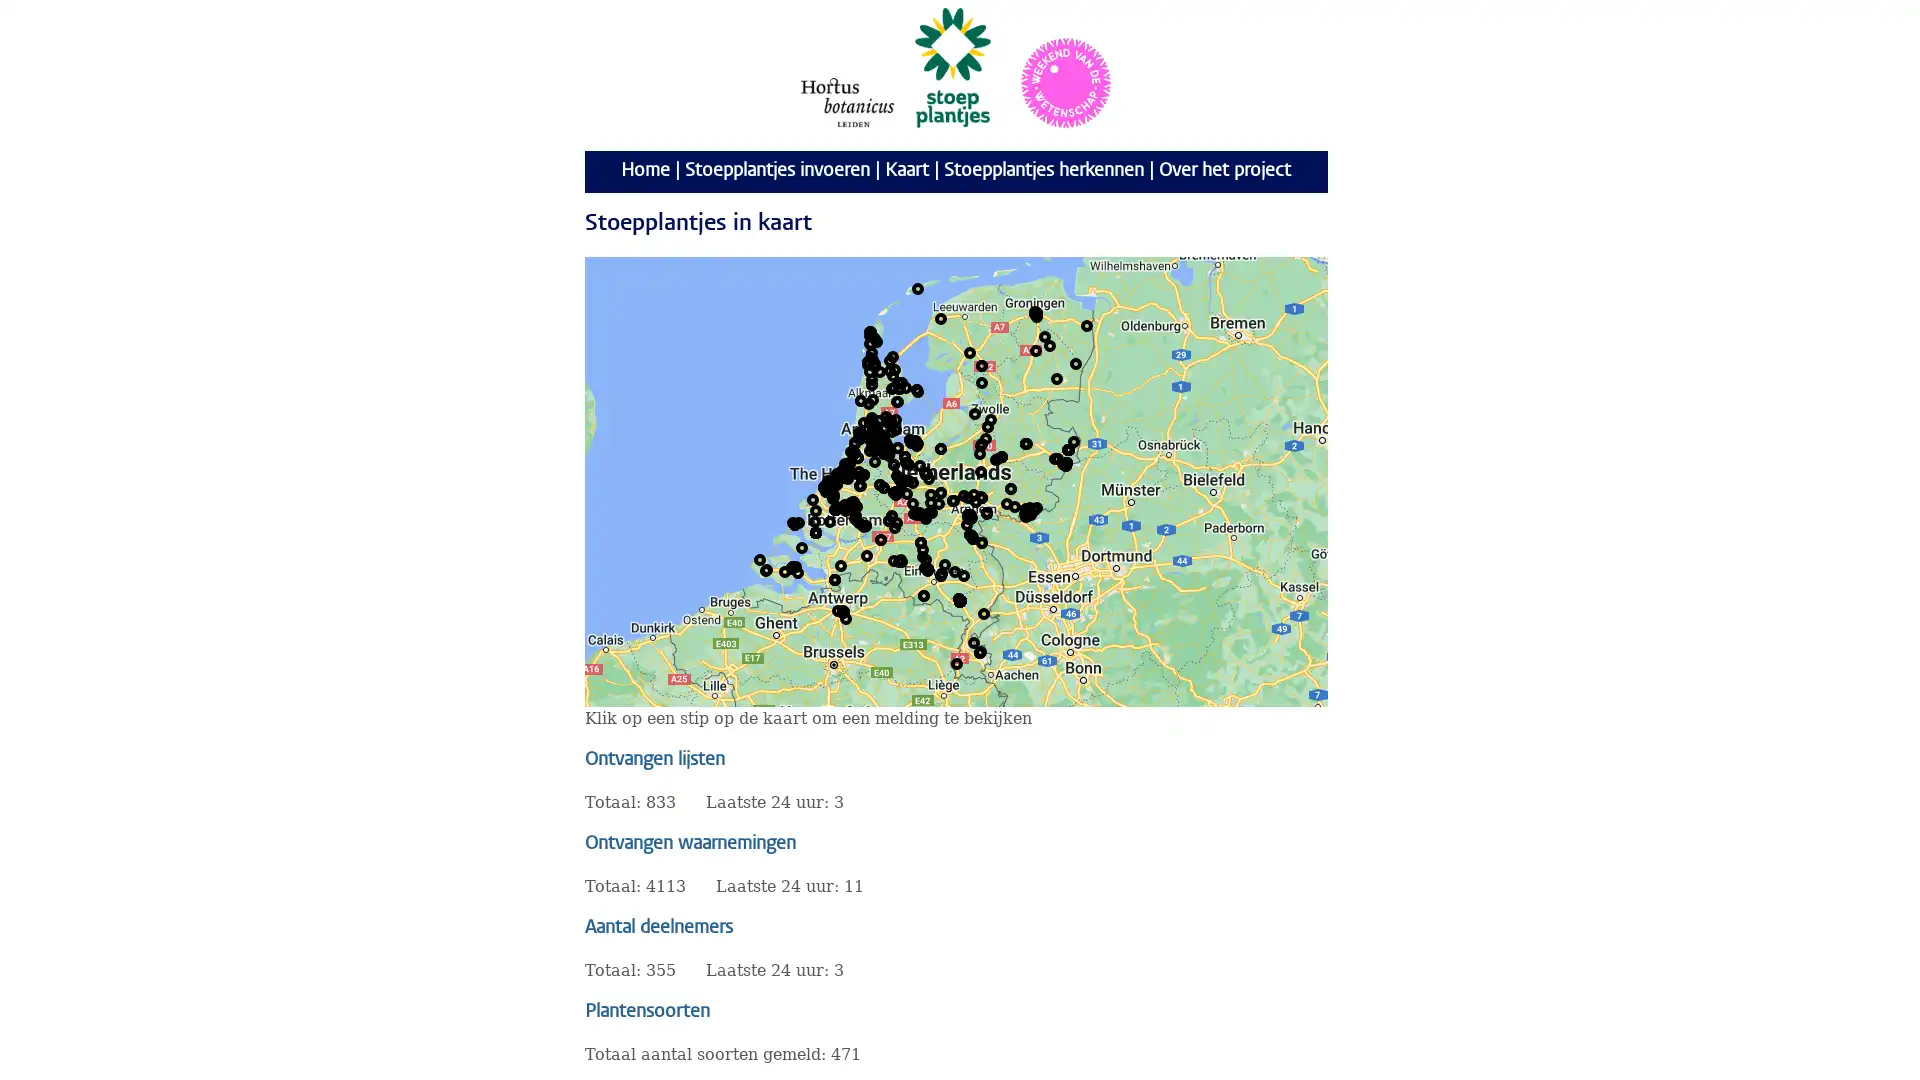  What do you see at coordinates (970, 516) in the screenshot?
I see `Telling van Julia op 15 oktober 2021` at bounding box center [970, 516].